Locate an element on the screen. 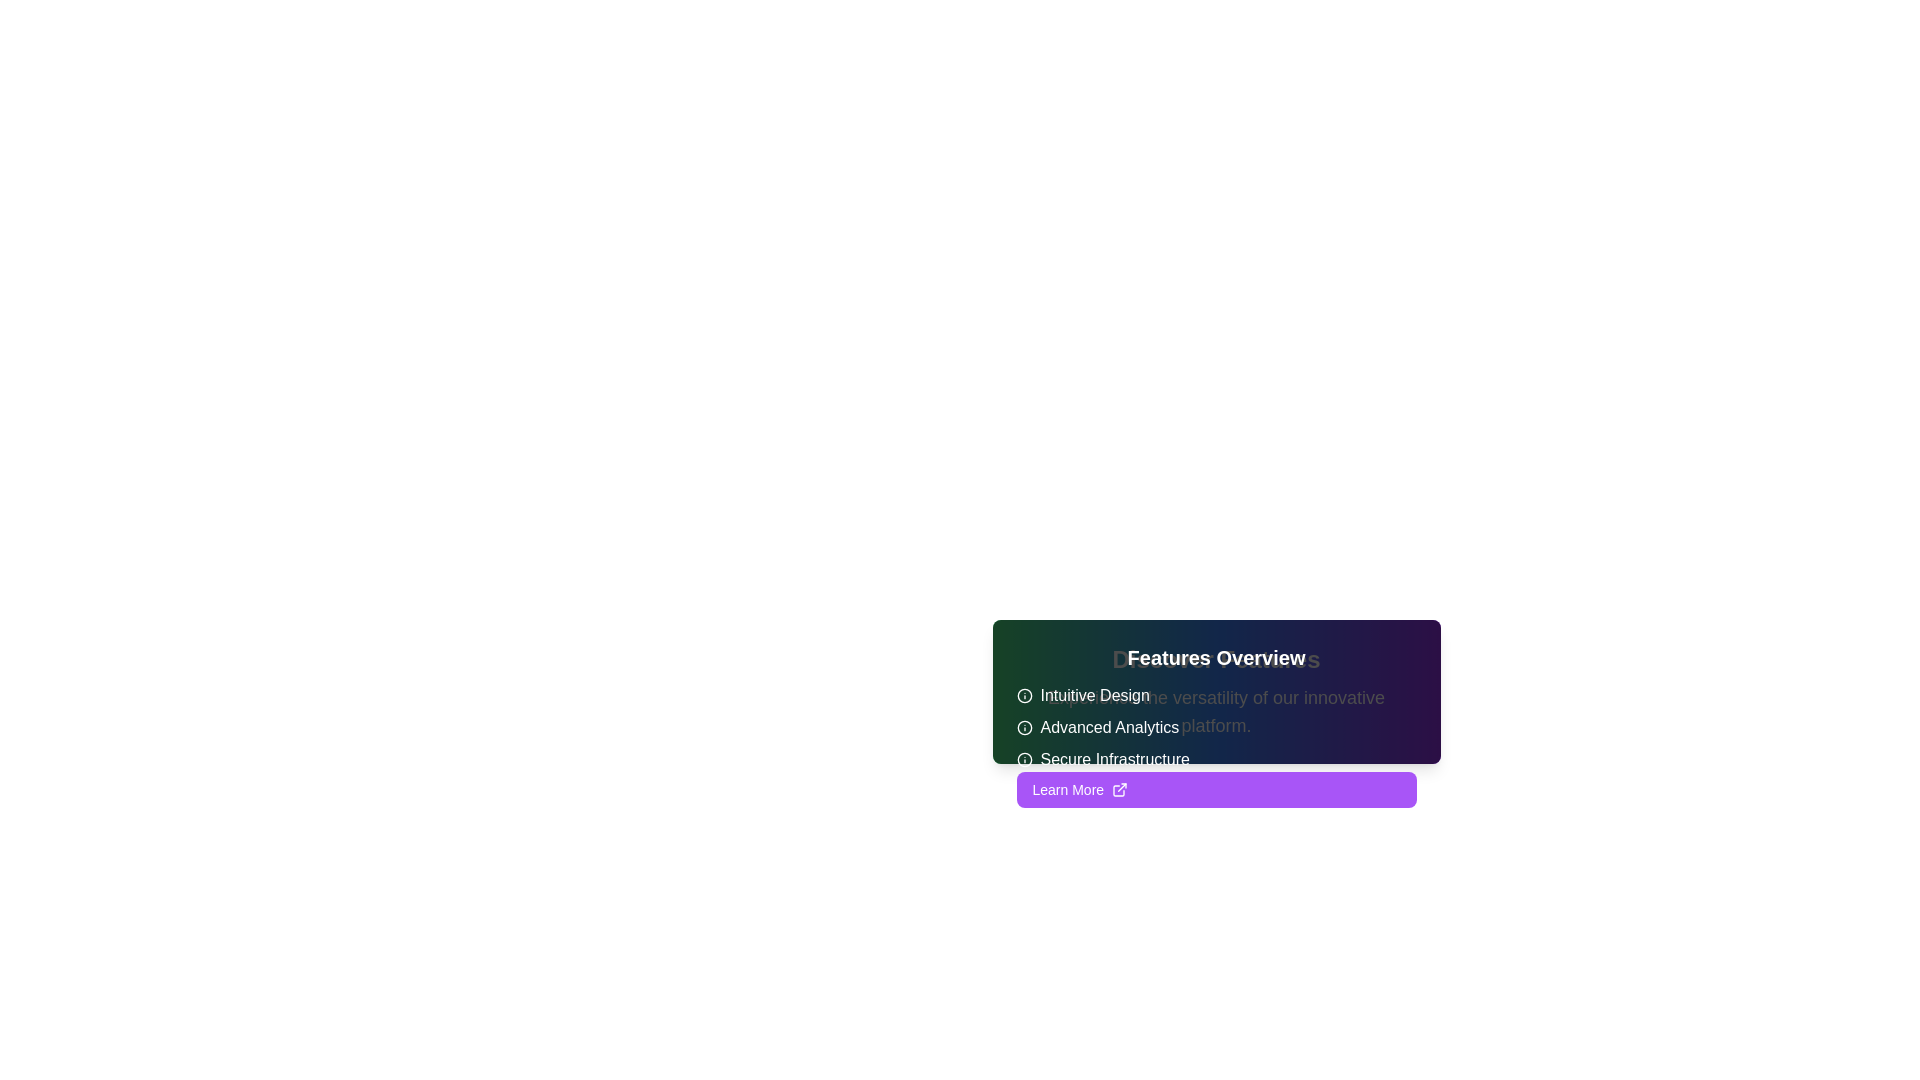 The width and height of the screenshot is (1920, 1080). second item in the vertically stacked list of features titled 'Features Overview', which outlines advanced analytical capabilities is located at coordinates (1215, 728).